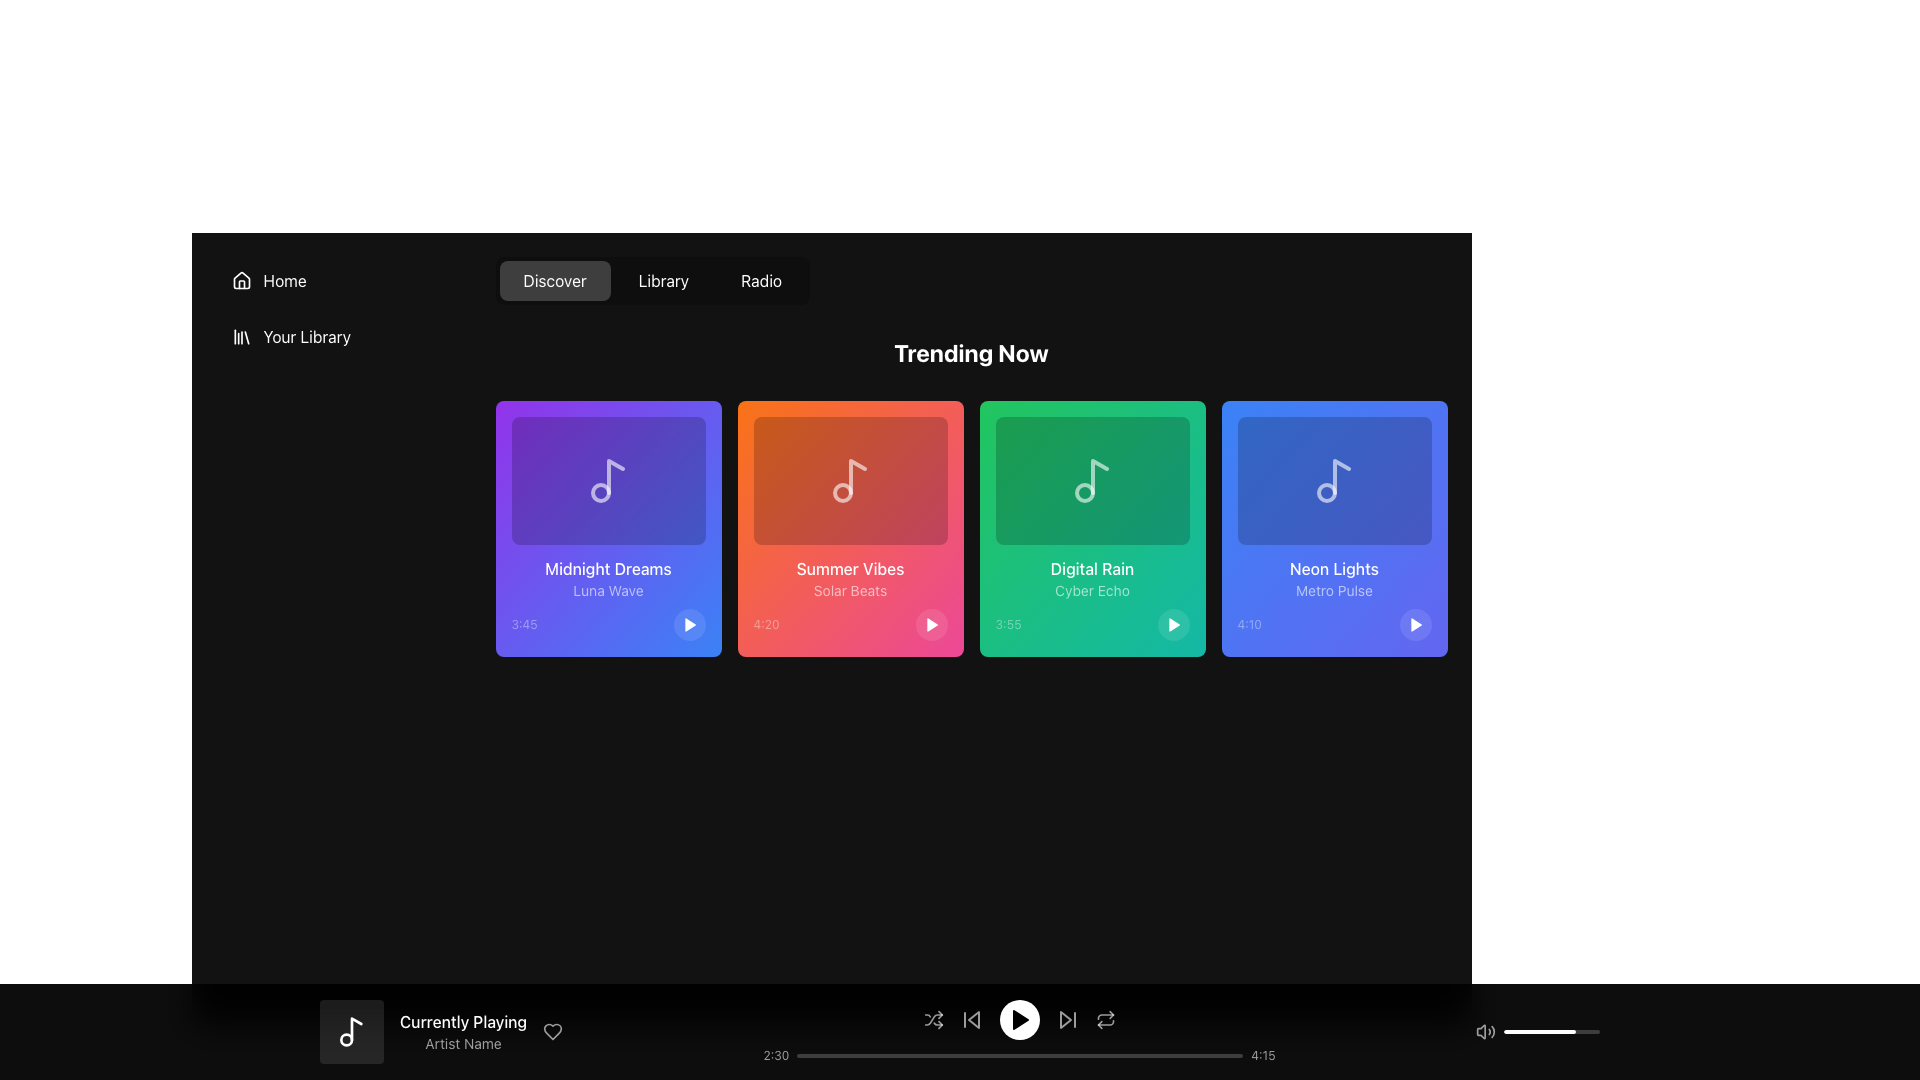  I want to click on the music note icon, which is styled in white and located slightly above the center of the 'Midnight Dreams' music card in the 'Trending Now' section, positioned to the immediate left of the circular play button, so click(614, 477).